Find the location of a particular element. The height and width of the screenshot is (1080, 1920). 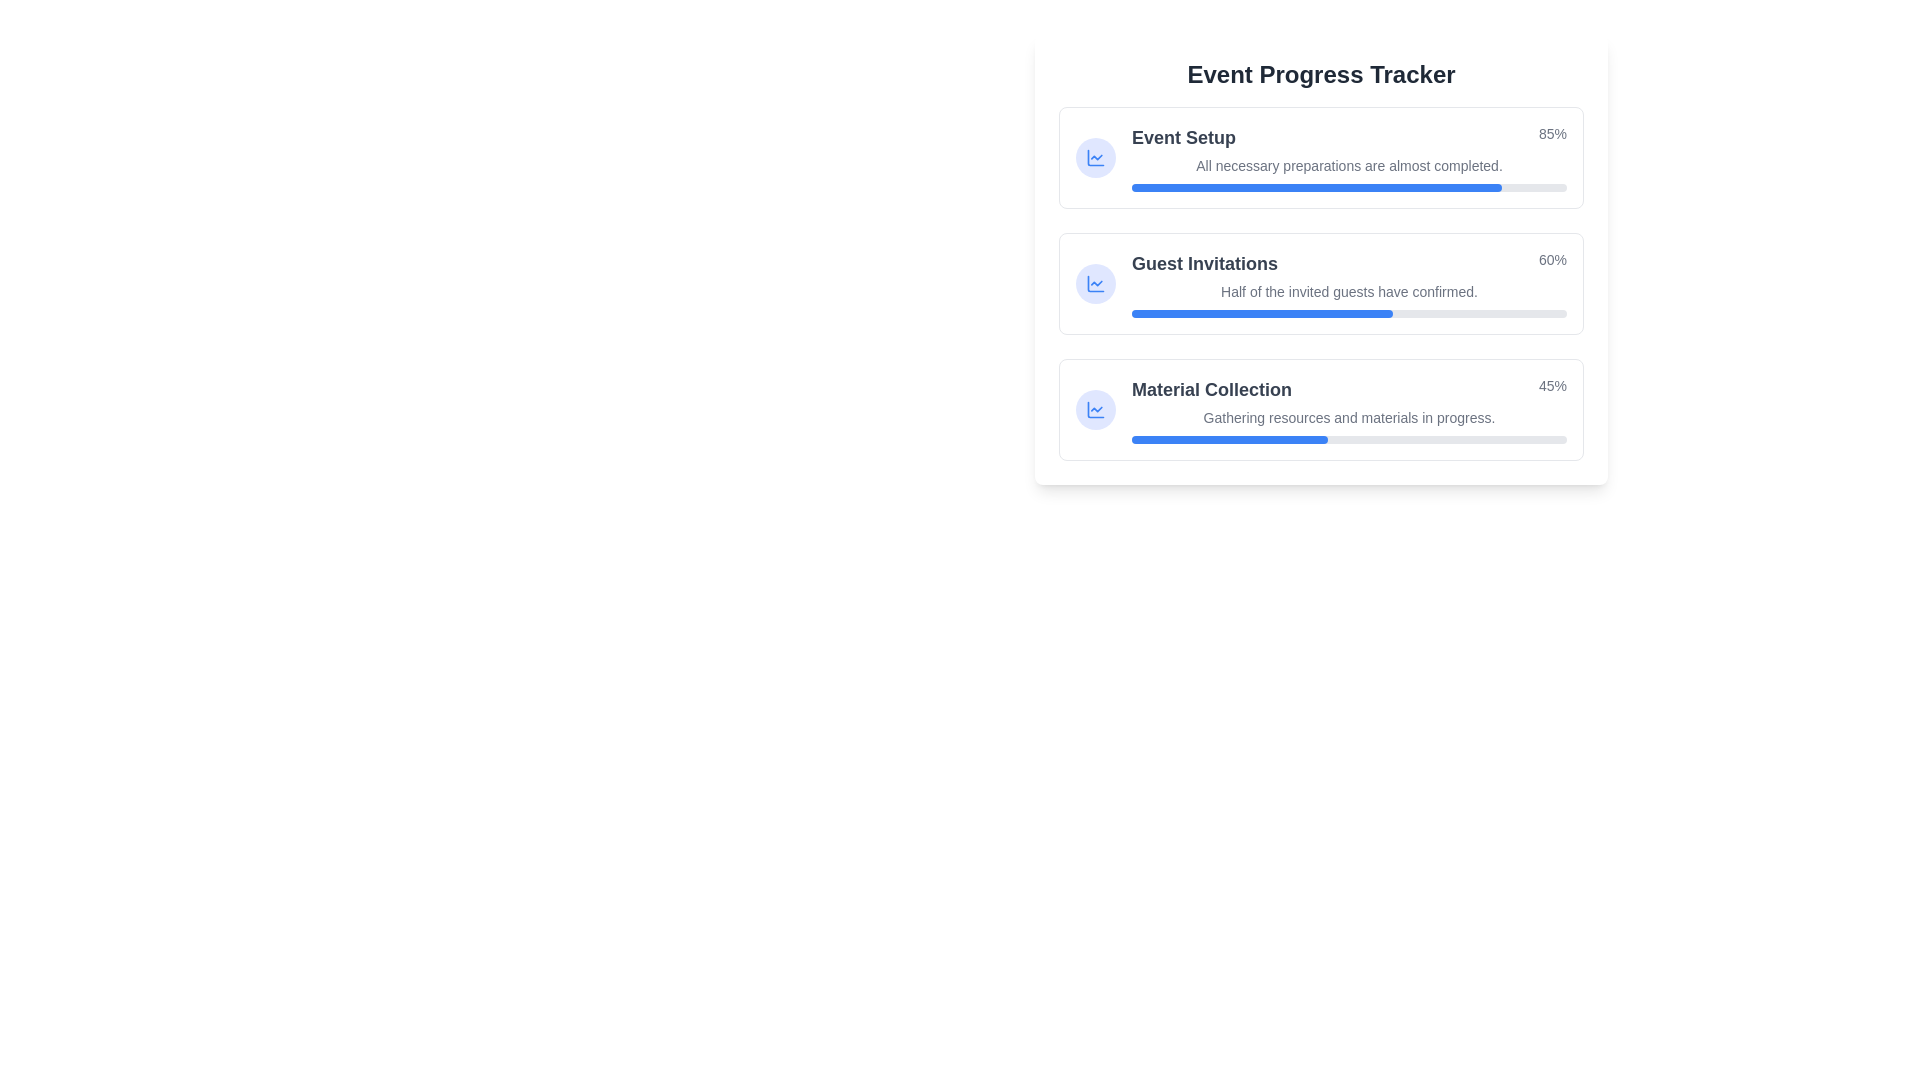

the chart icon representing the progress or status of guest invitations in the 'Guest Invitations' section of the 'Event Progress Tracker' is located at coordinates (1094, 284).